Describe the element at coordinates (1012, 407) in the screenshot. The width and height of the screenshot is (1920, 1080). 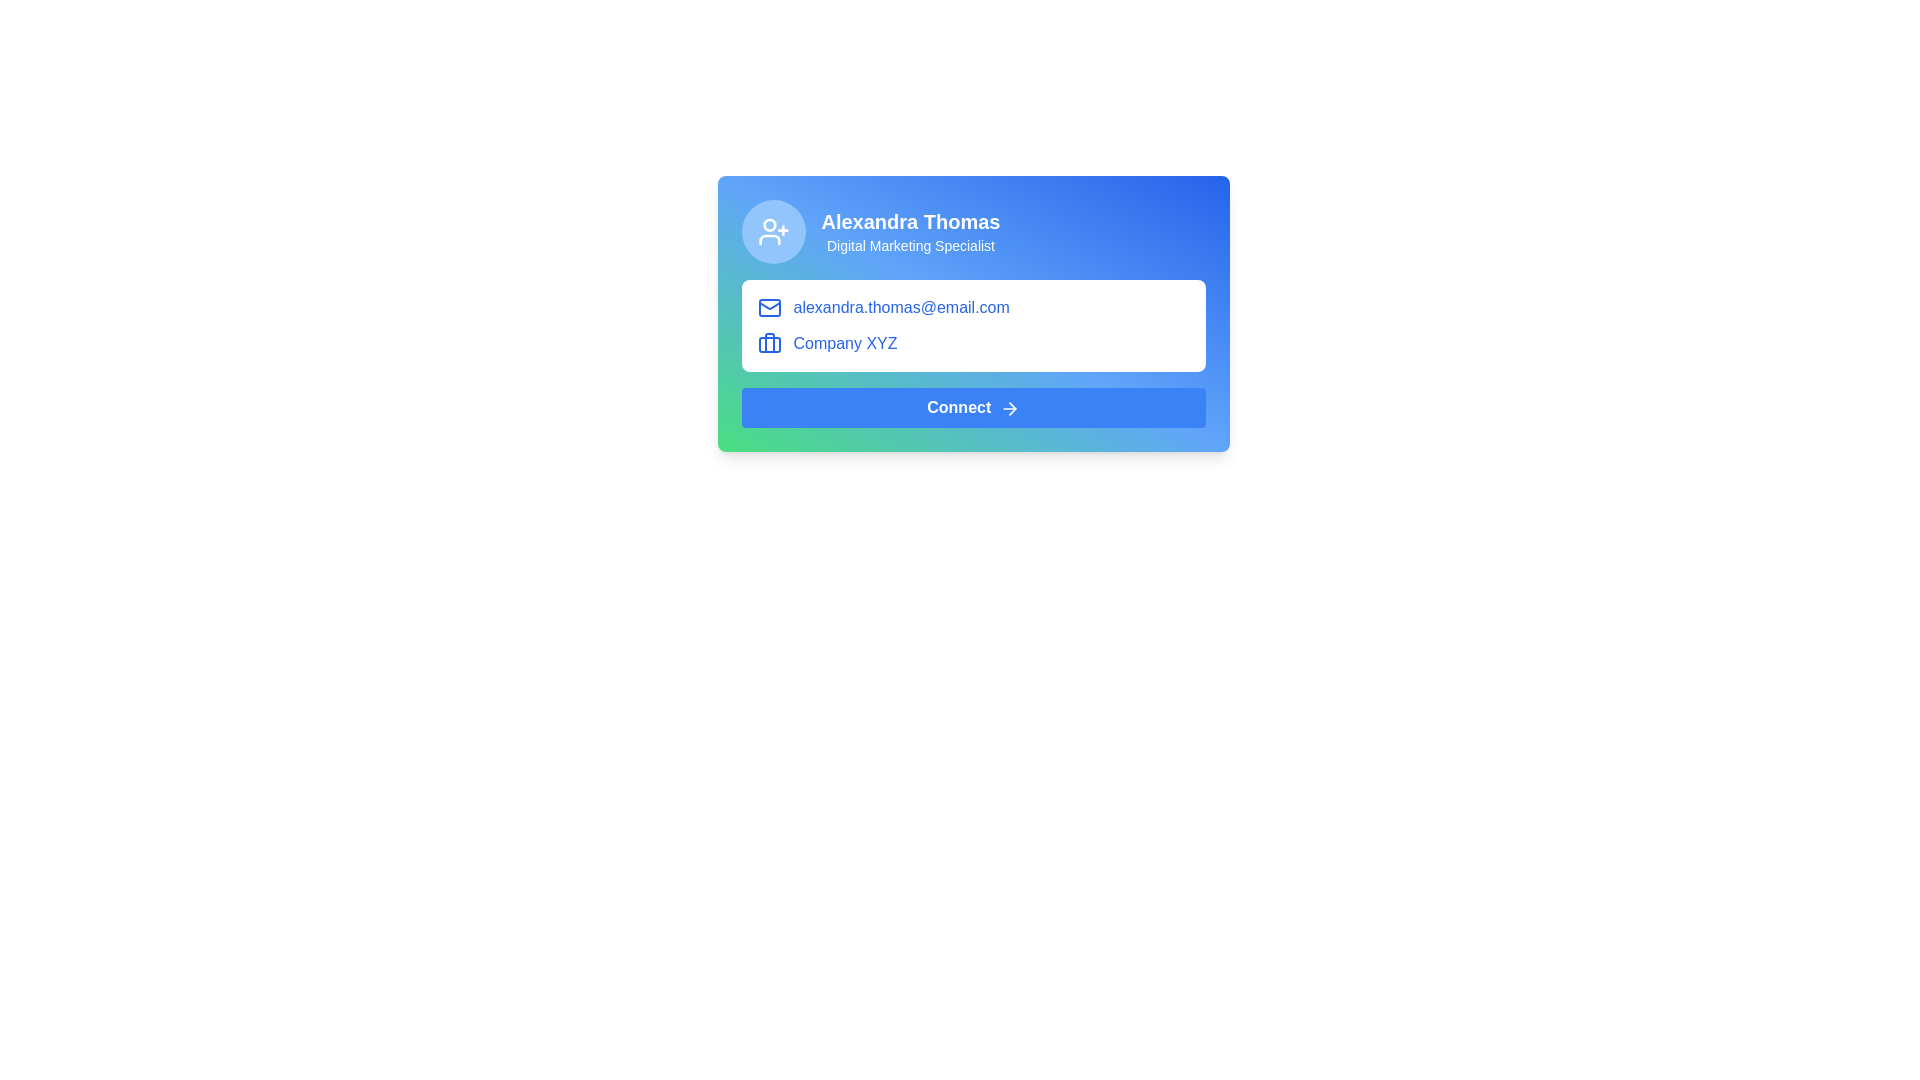
I see `SVG-based arrow icon located within the 'Connect' button, which visually indicates the next step when interacting with the button` at that location.